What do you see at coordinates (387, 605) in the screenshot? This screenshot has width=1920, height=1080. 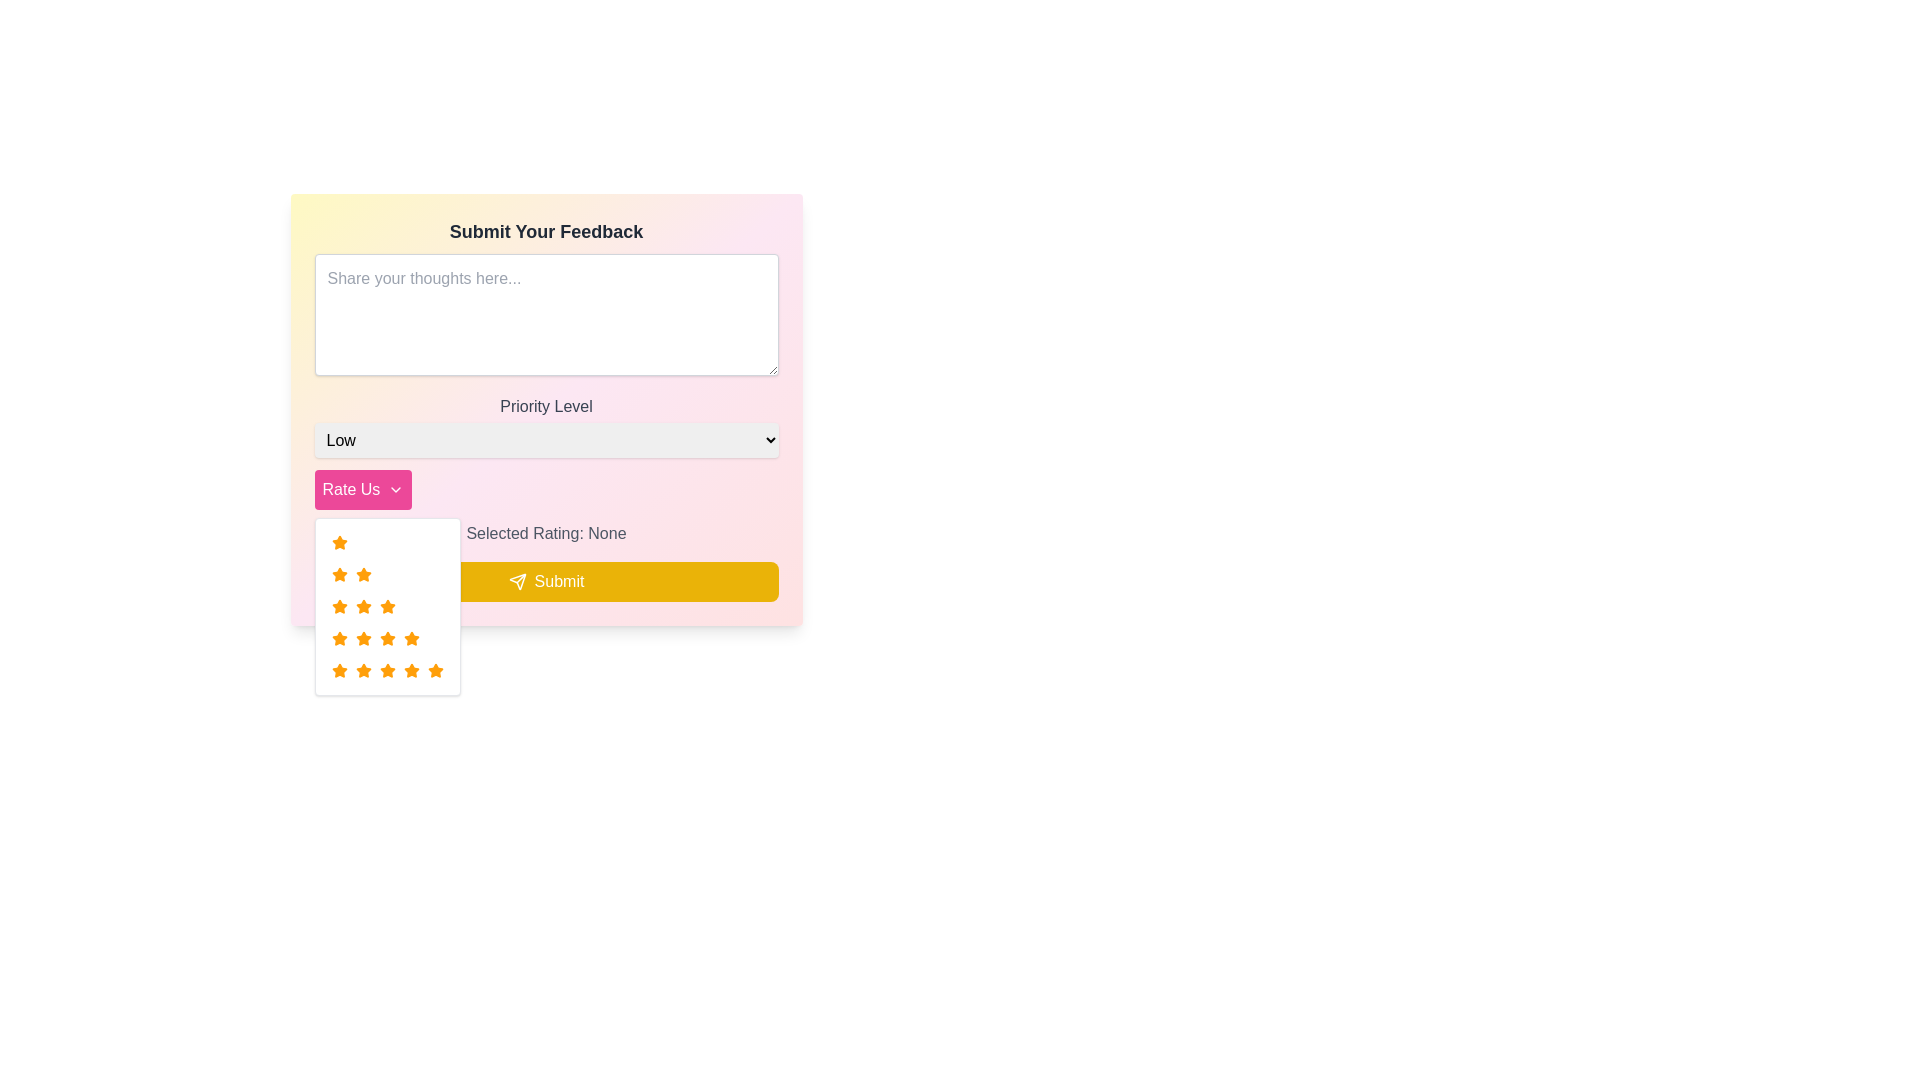 I see `the yellow, five-pointed star icon, which is the second icon` at bounding box center [387, 605].